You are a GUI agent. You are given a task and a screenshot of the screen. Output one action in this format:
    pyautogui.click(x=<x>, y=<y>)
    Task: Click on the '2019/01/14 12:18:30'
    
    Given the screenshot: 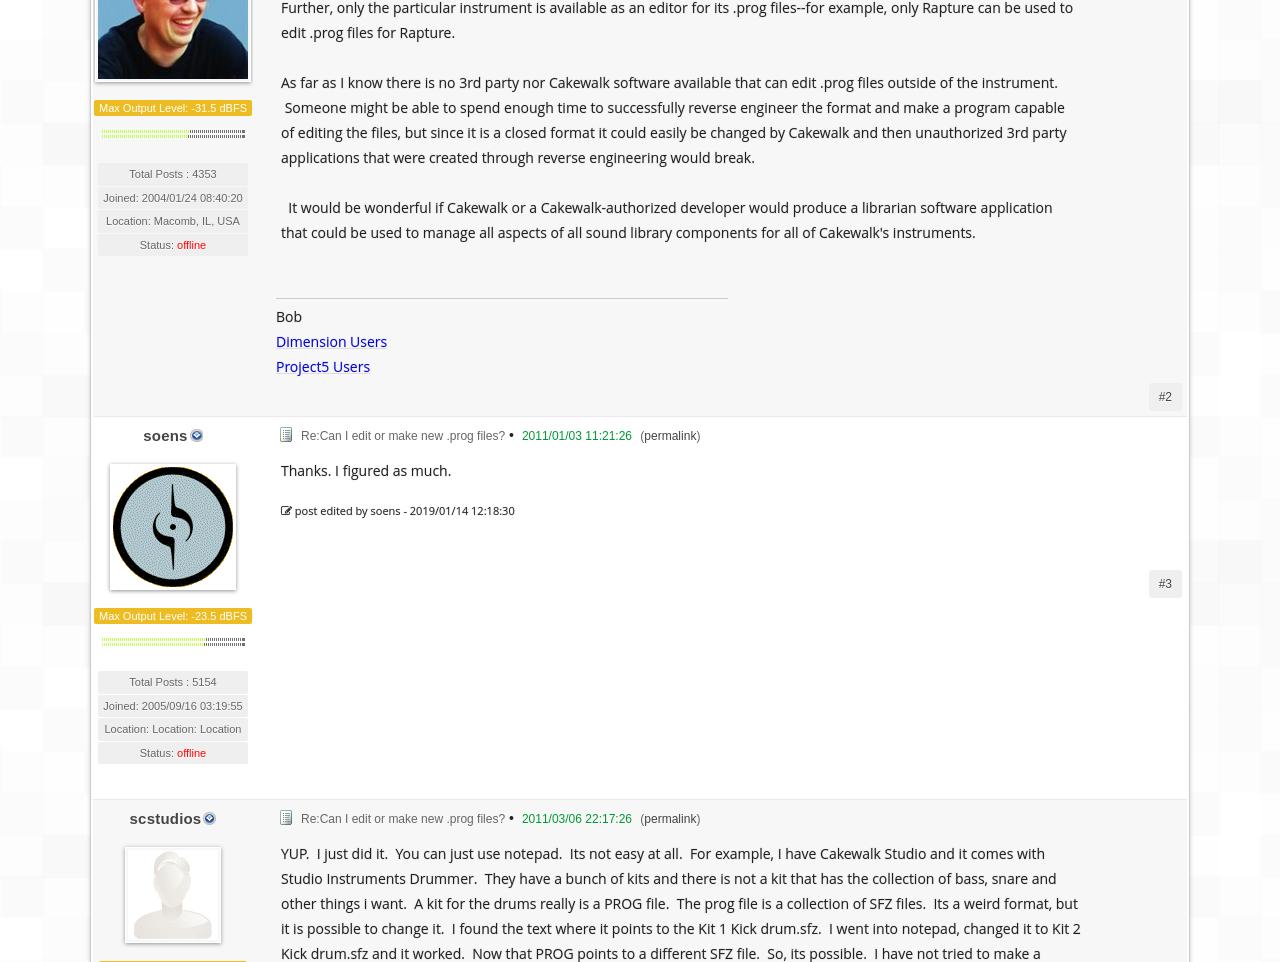 What is the action you would take?
    pyautogui.click(x=460, y=509)
    